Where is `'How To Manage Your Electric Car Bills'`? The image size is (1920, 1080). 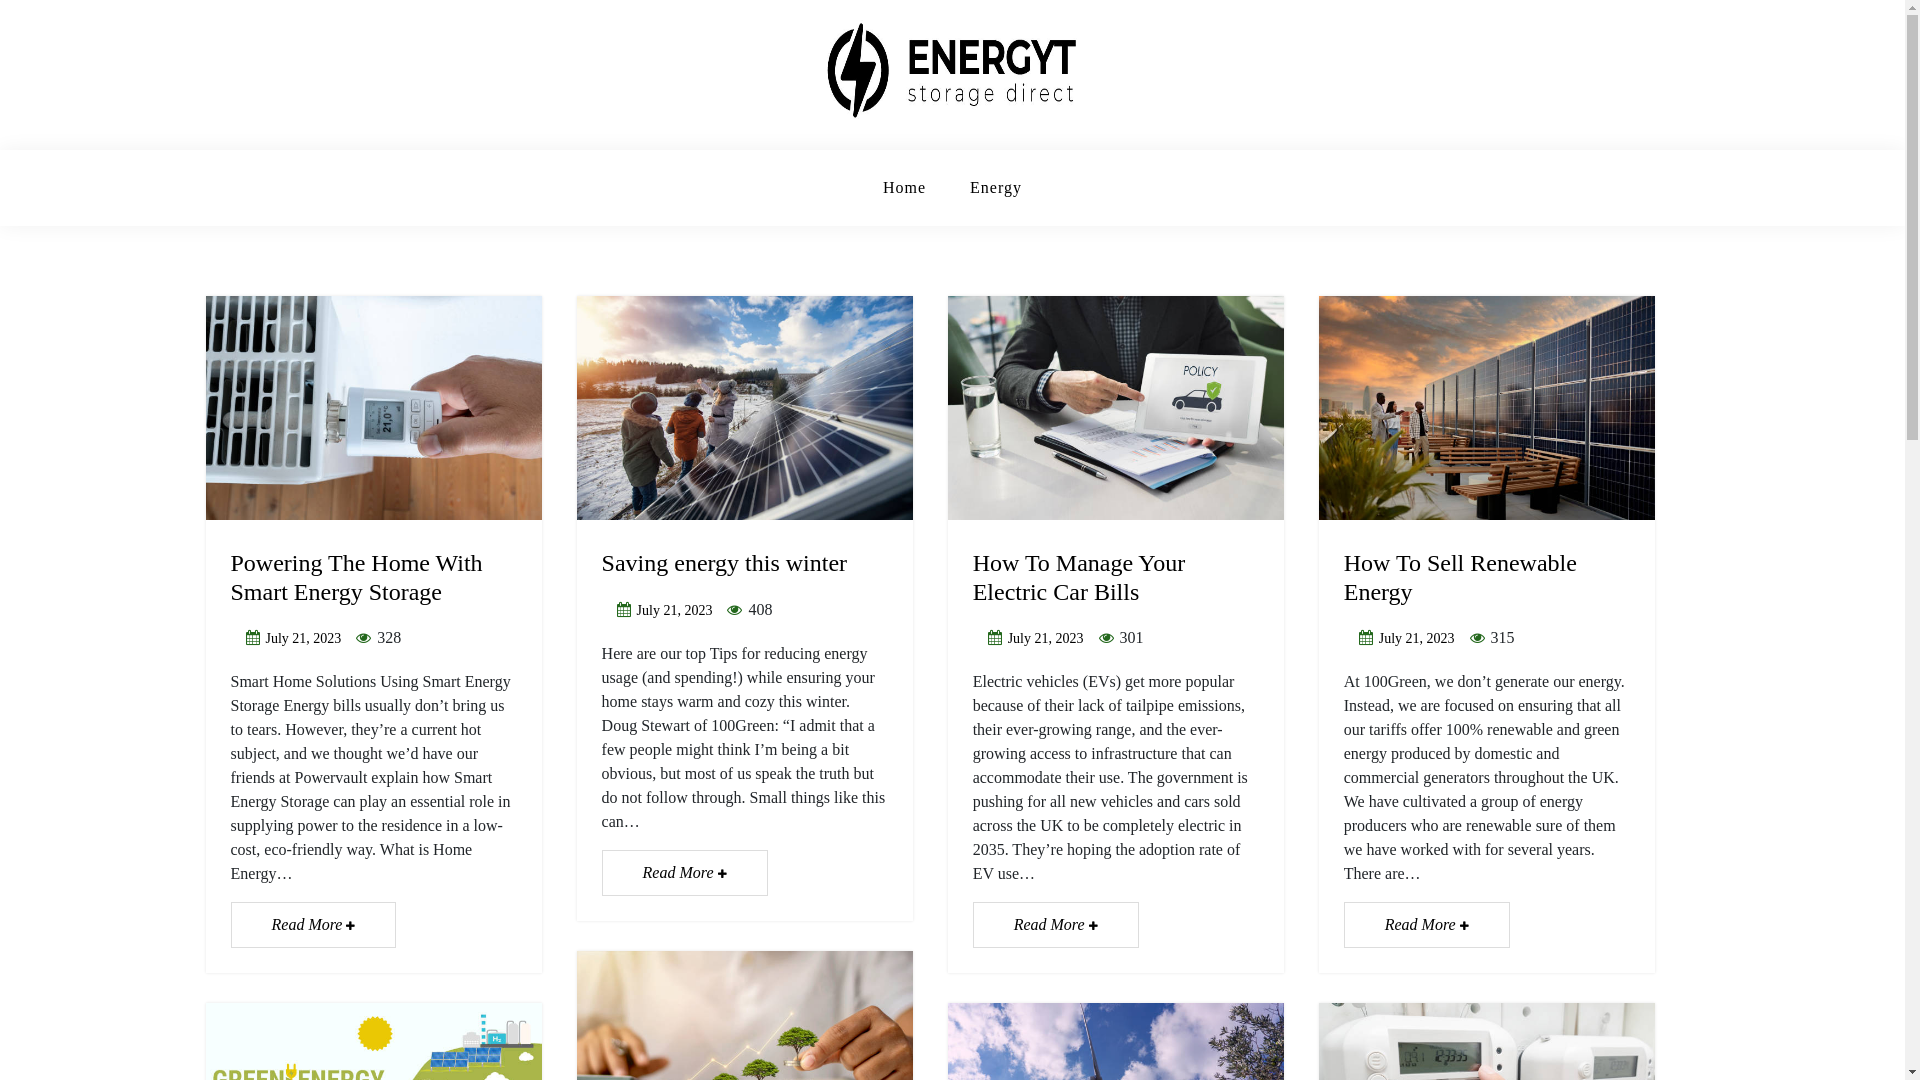
'How To Manage Your Electric Car Bills' is located at coordinates (1078, 577).